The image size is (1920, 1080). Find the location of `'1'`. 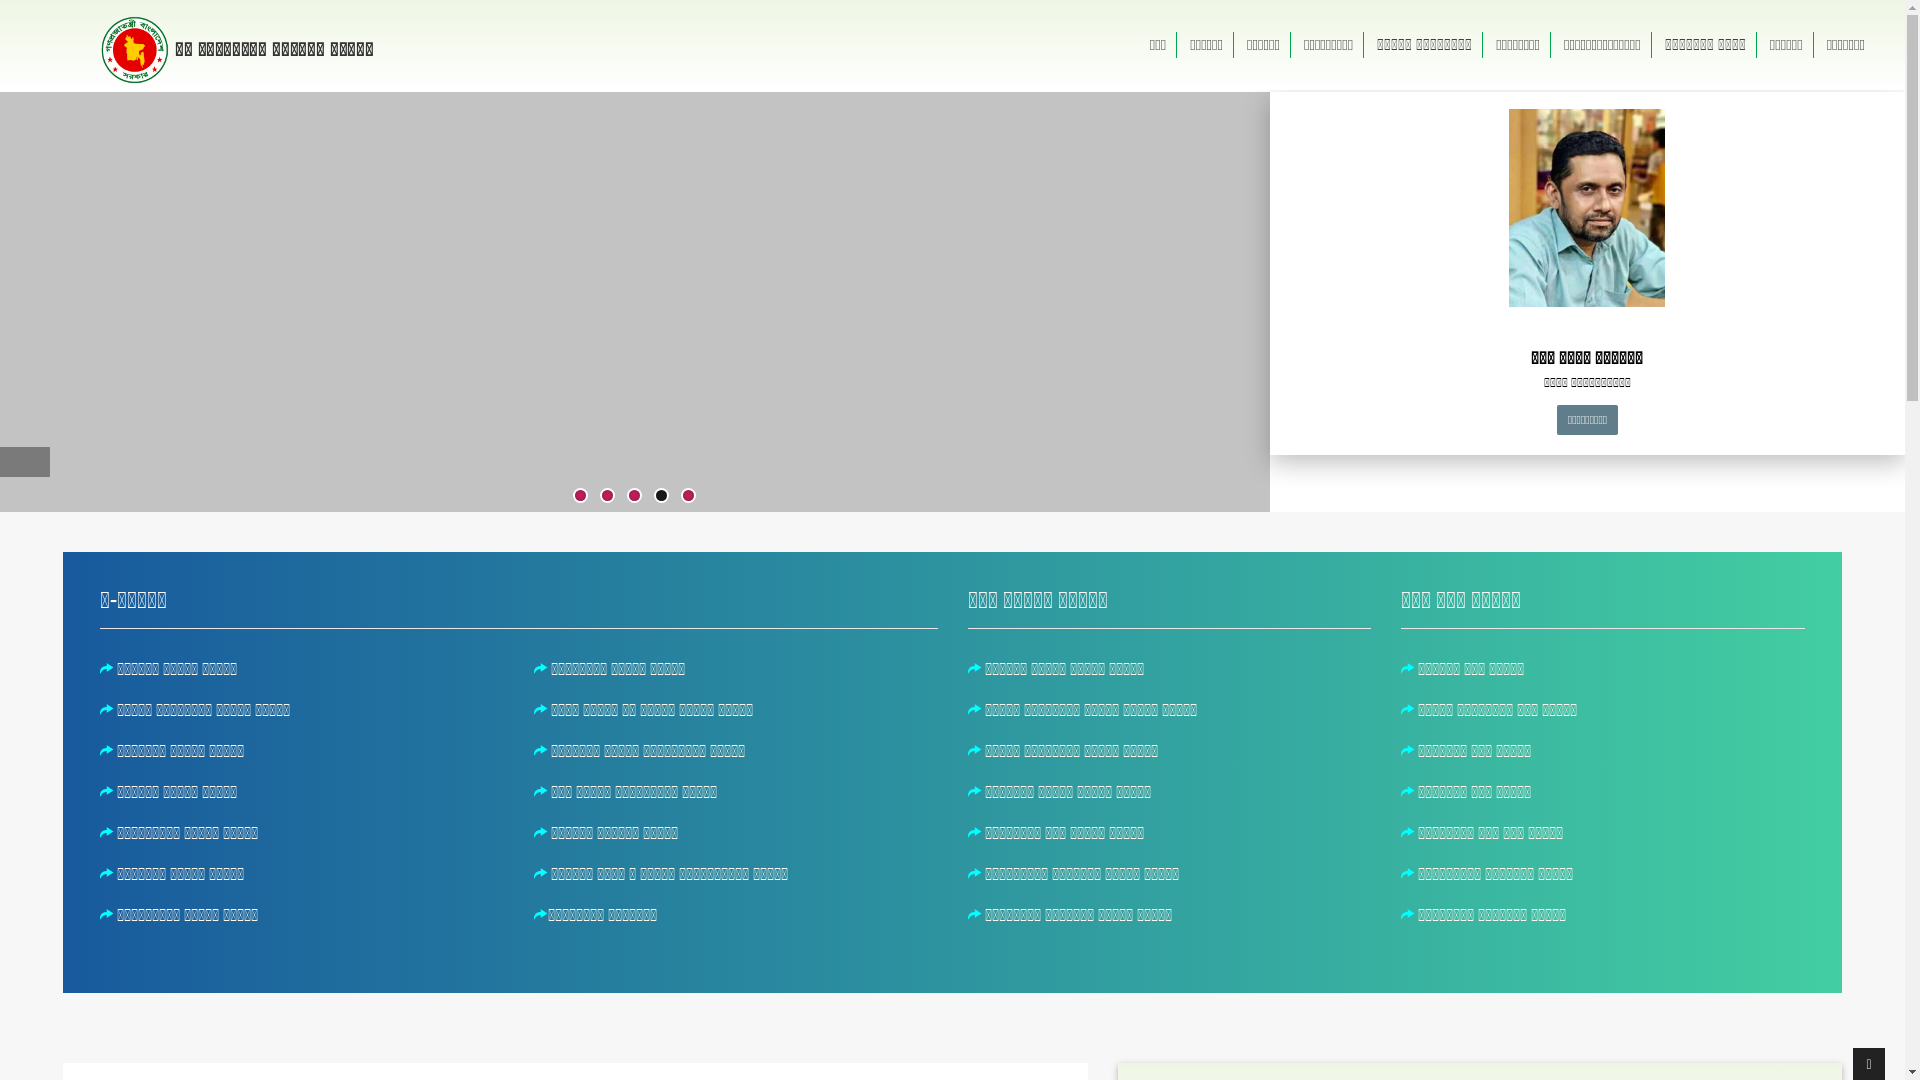

'1' is located at coordinates (579, 495).